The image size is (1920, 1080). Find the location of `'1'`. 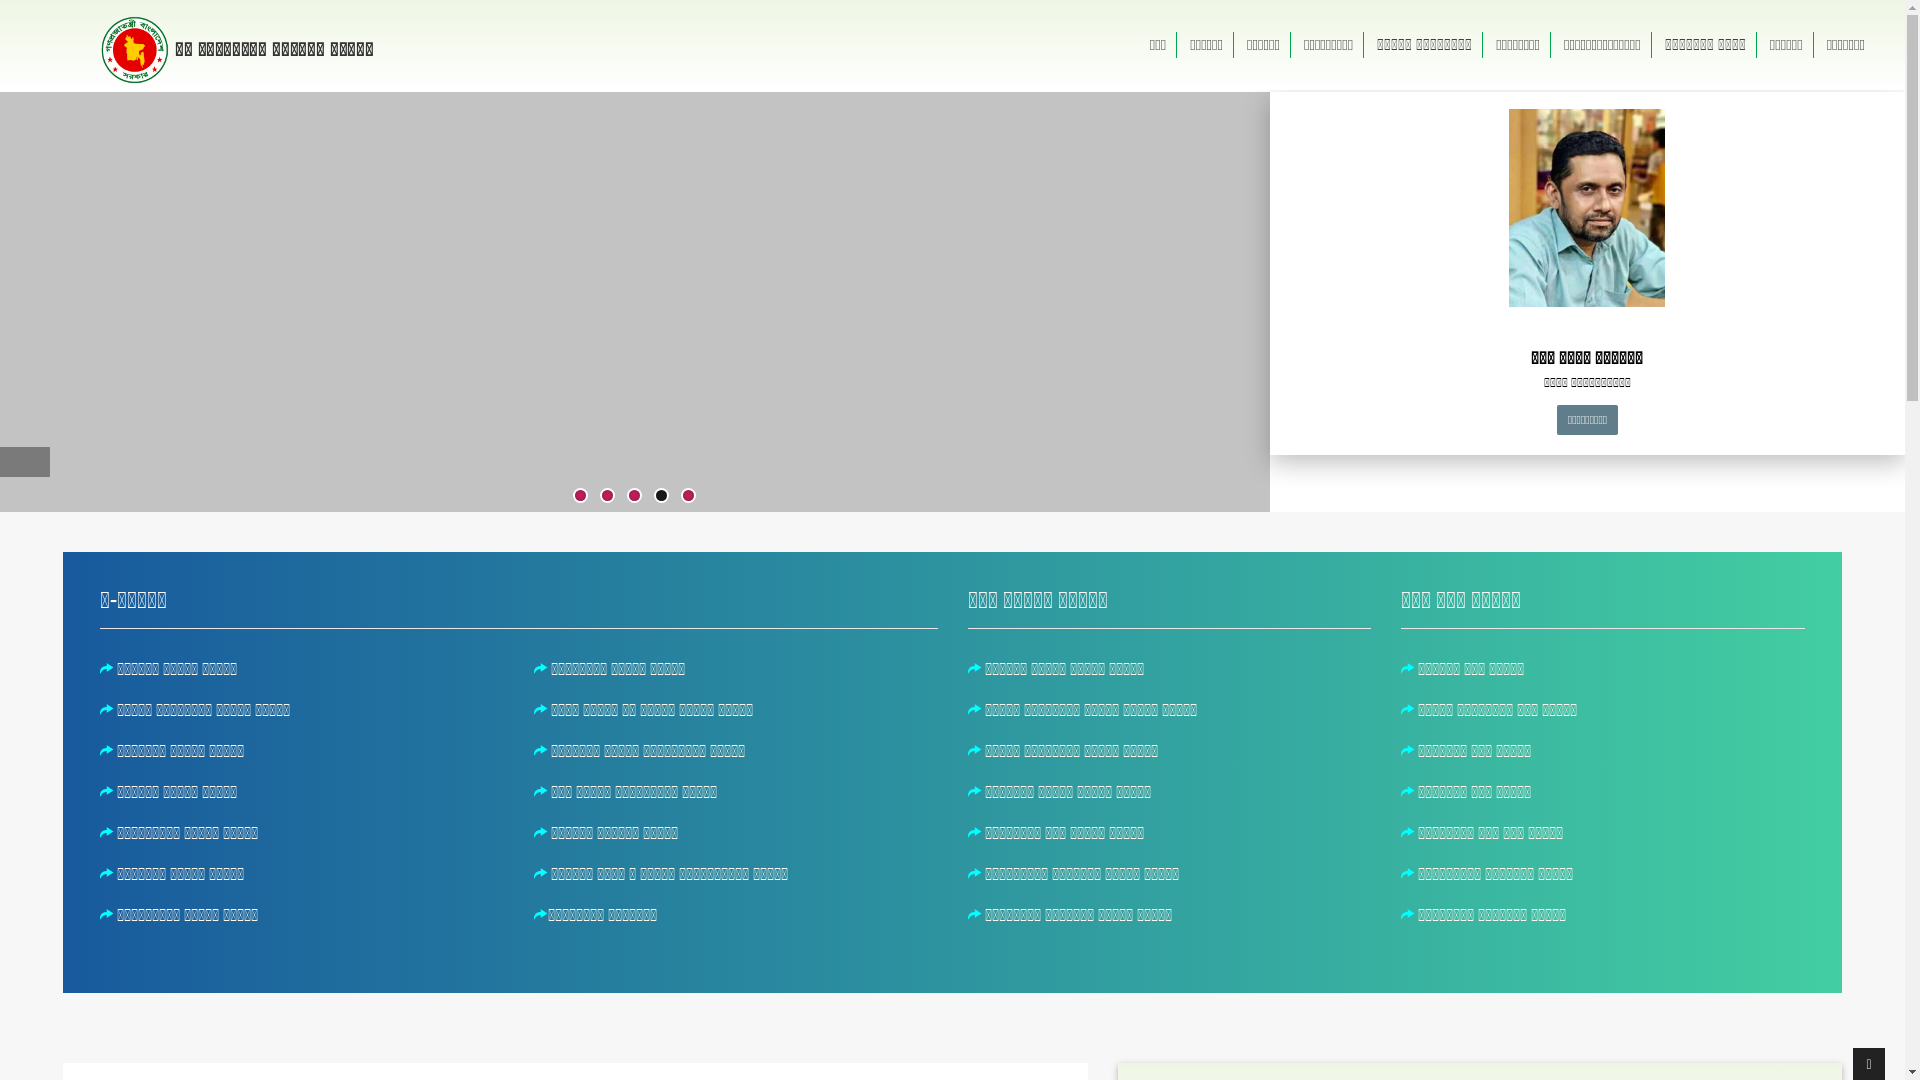

'1' is located at coordinates (579, 495).